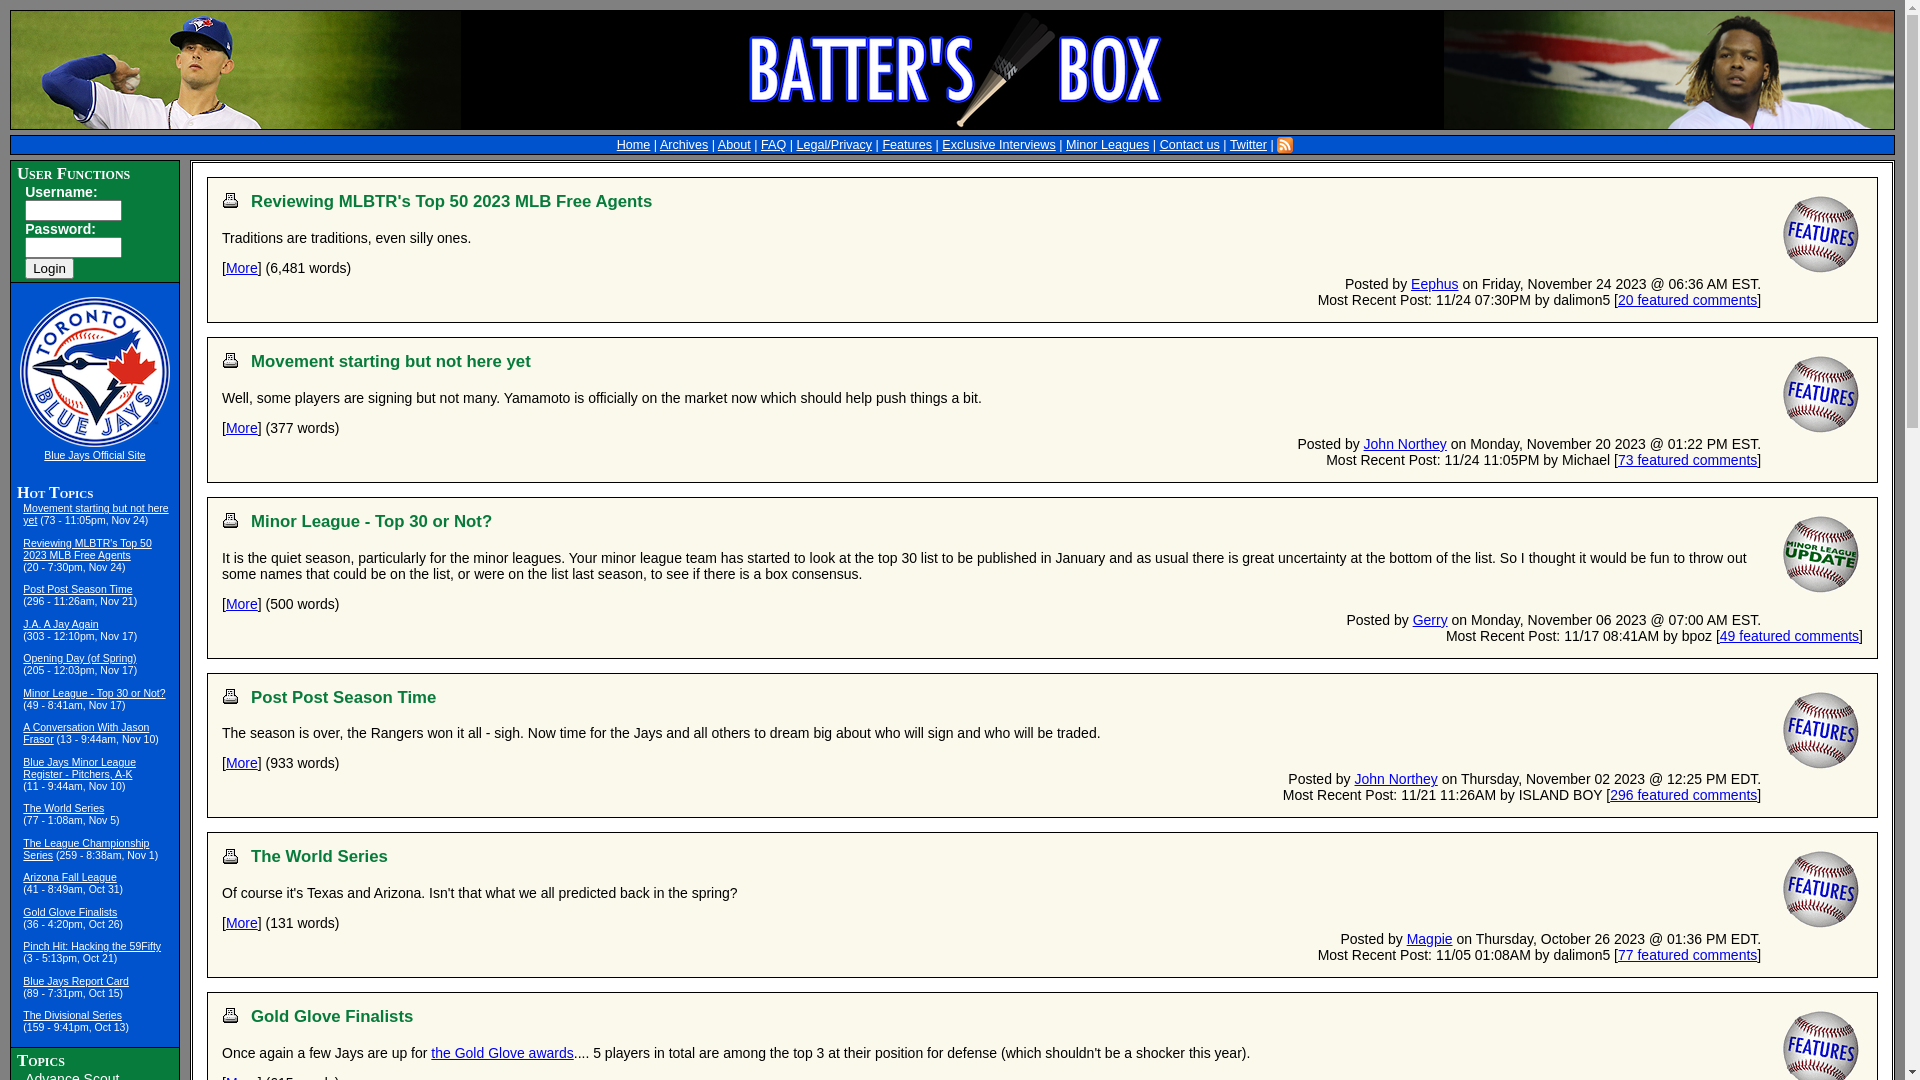 The image size is (1920, 1080). What do you see at coordinates (93, 454) in the screenshot?
I see `'Blue Jays Official Site'` at bounding box center [93, 454].